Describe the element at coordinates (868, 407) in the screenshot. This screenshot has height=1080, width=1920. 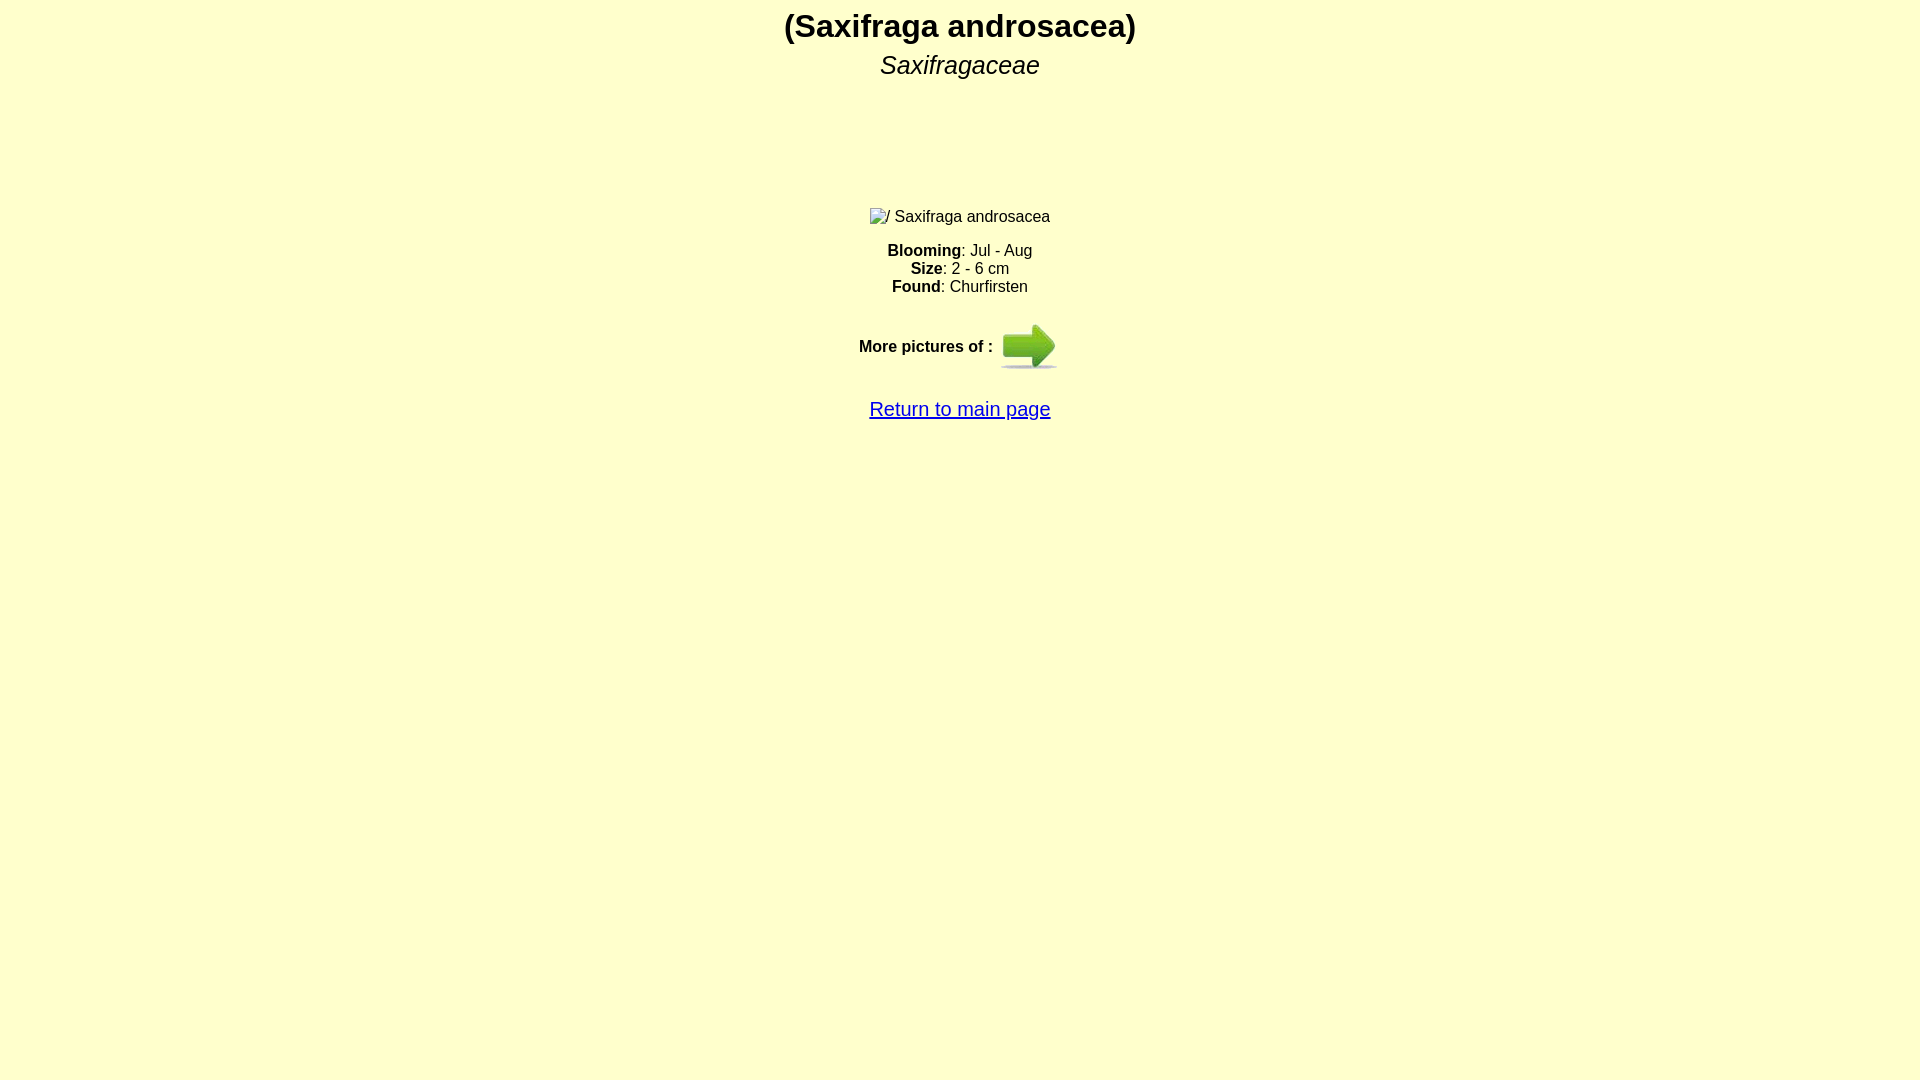
I see `'Return to main page'` at that location.